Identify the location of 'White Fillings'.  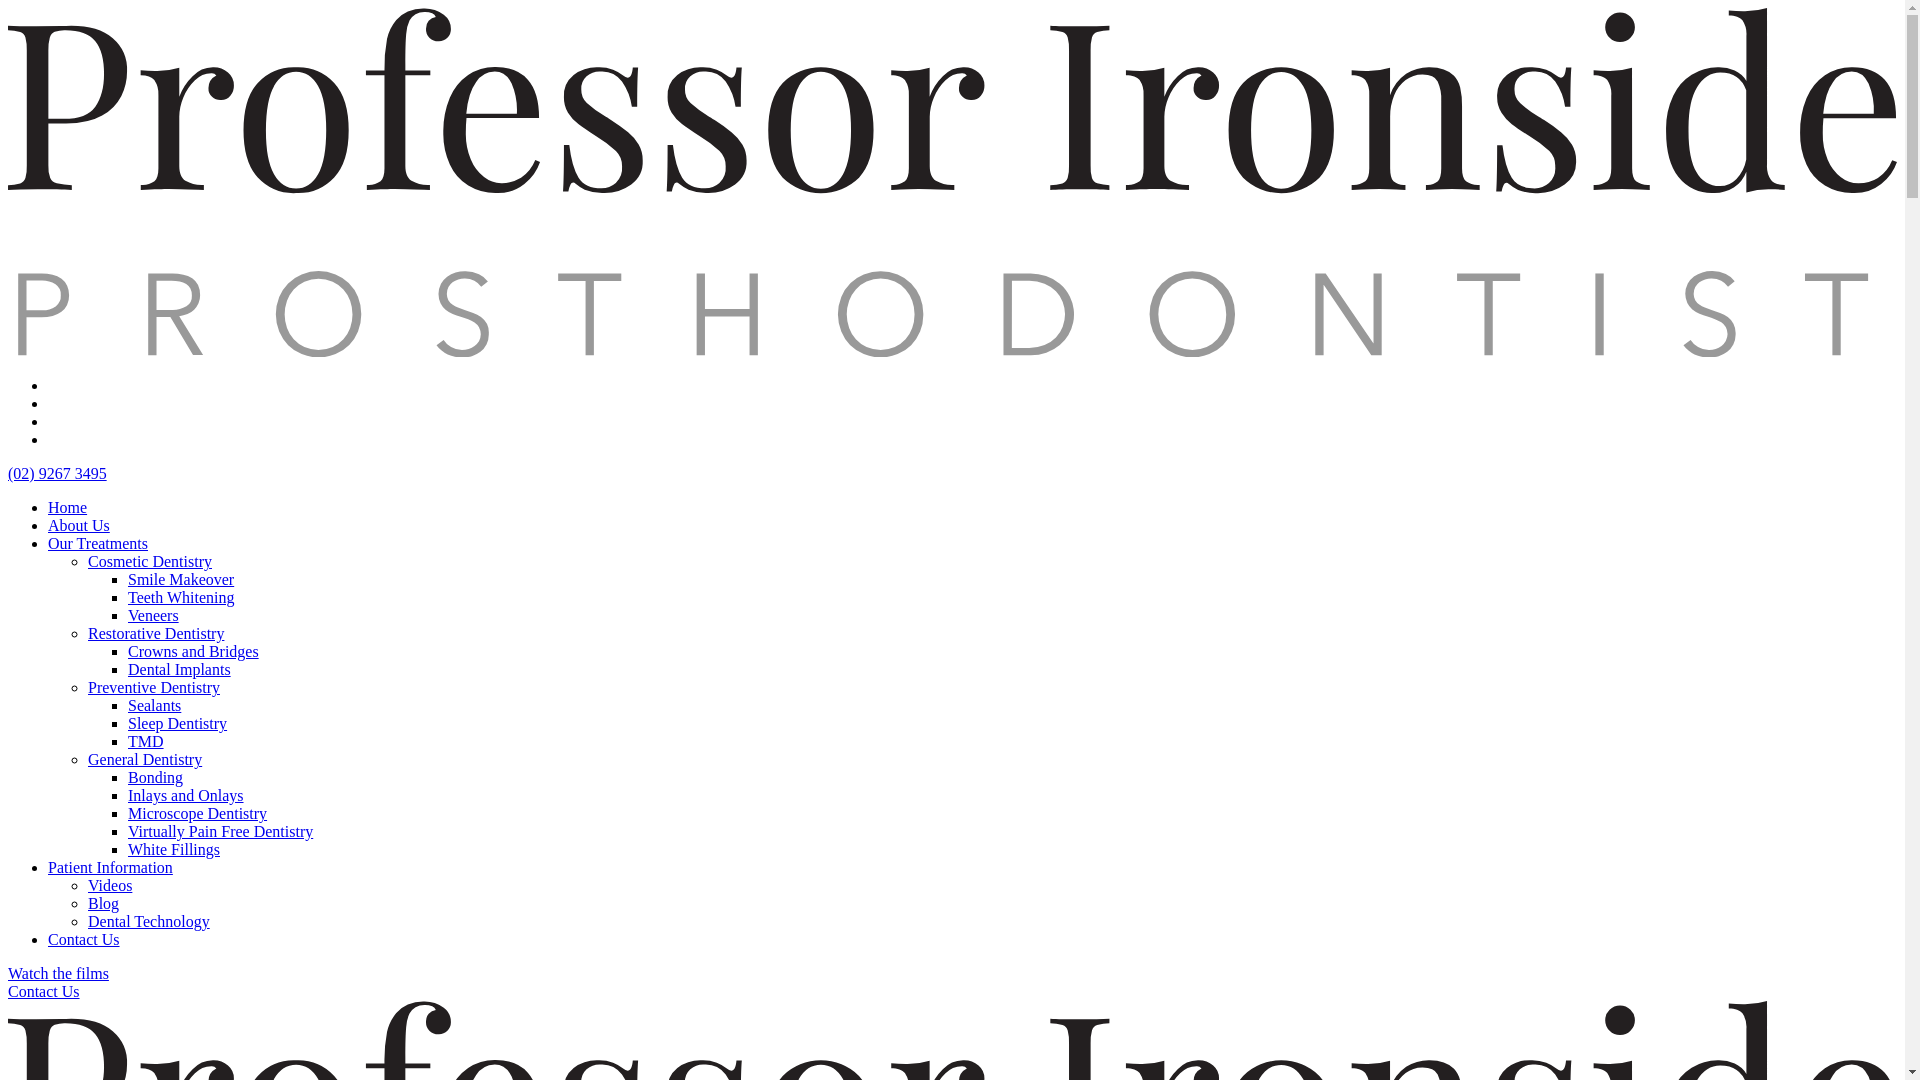
(173, 849).